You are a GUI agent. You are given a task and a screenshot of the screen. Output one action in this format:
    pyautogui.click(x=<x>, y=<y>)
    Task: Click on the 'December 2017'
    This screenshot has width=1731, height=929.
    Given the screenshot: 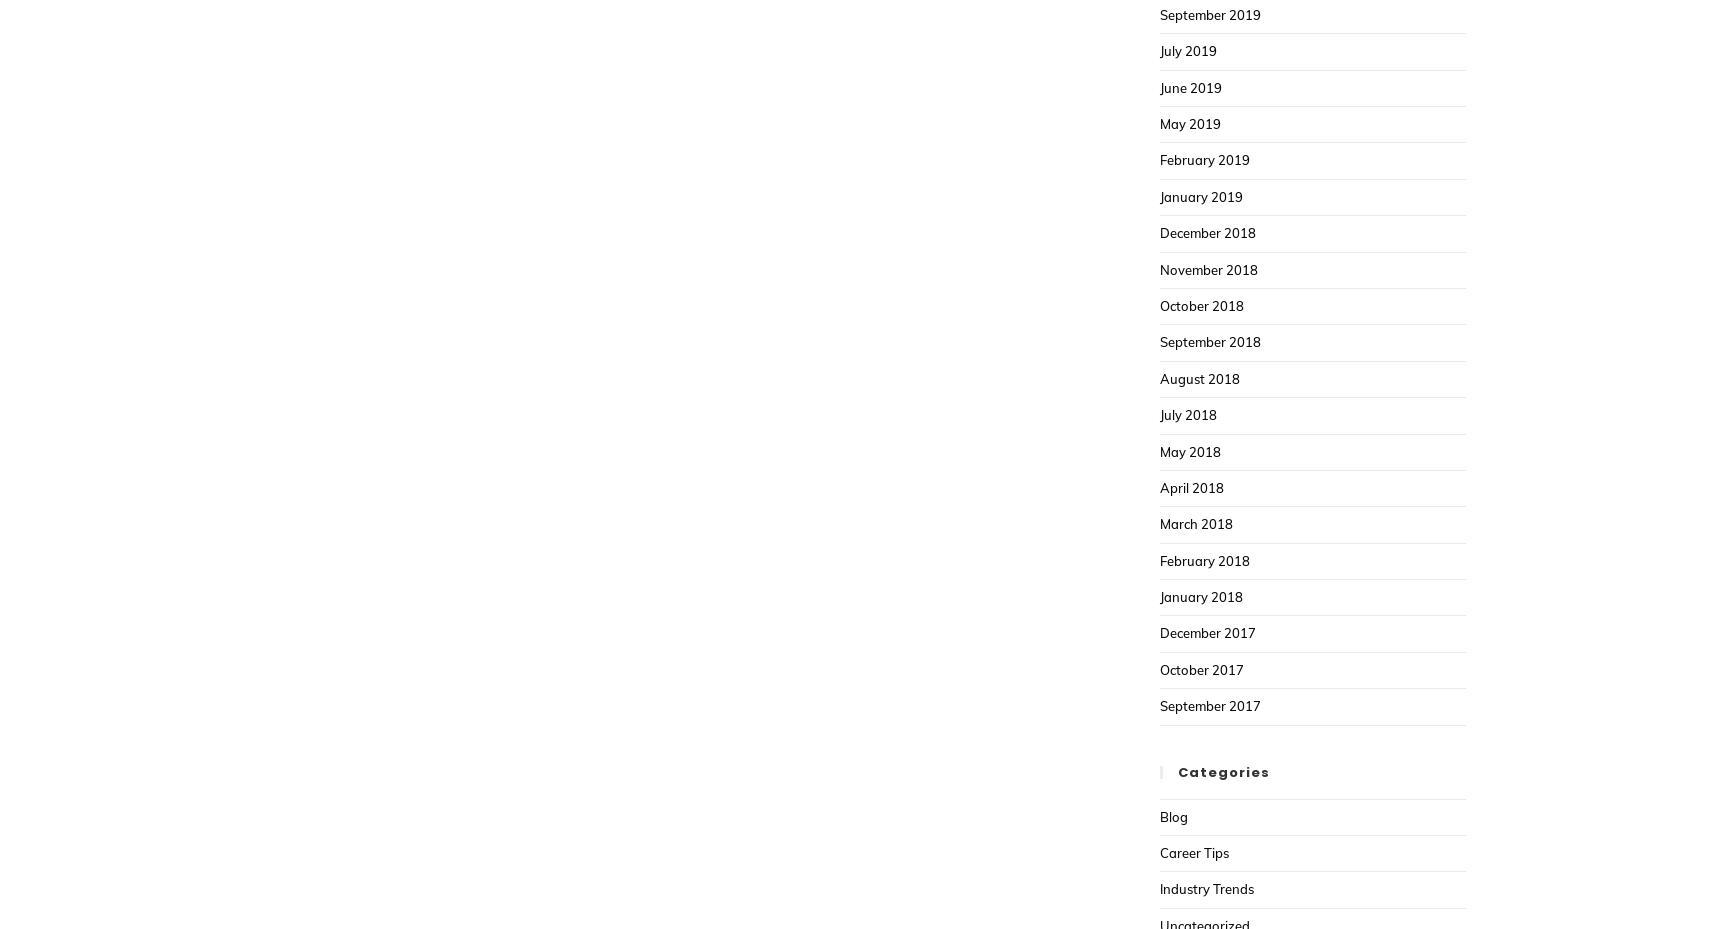 What is the action you would take?
    pyautogui.click(x=1159, y=632)
    